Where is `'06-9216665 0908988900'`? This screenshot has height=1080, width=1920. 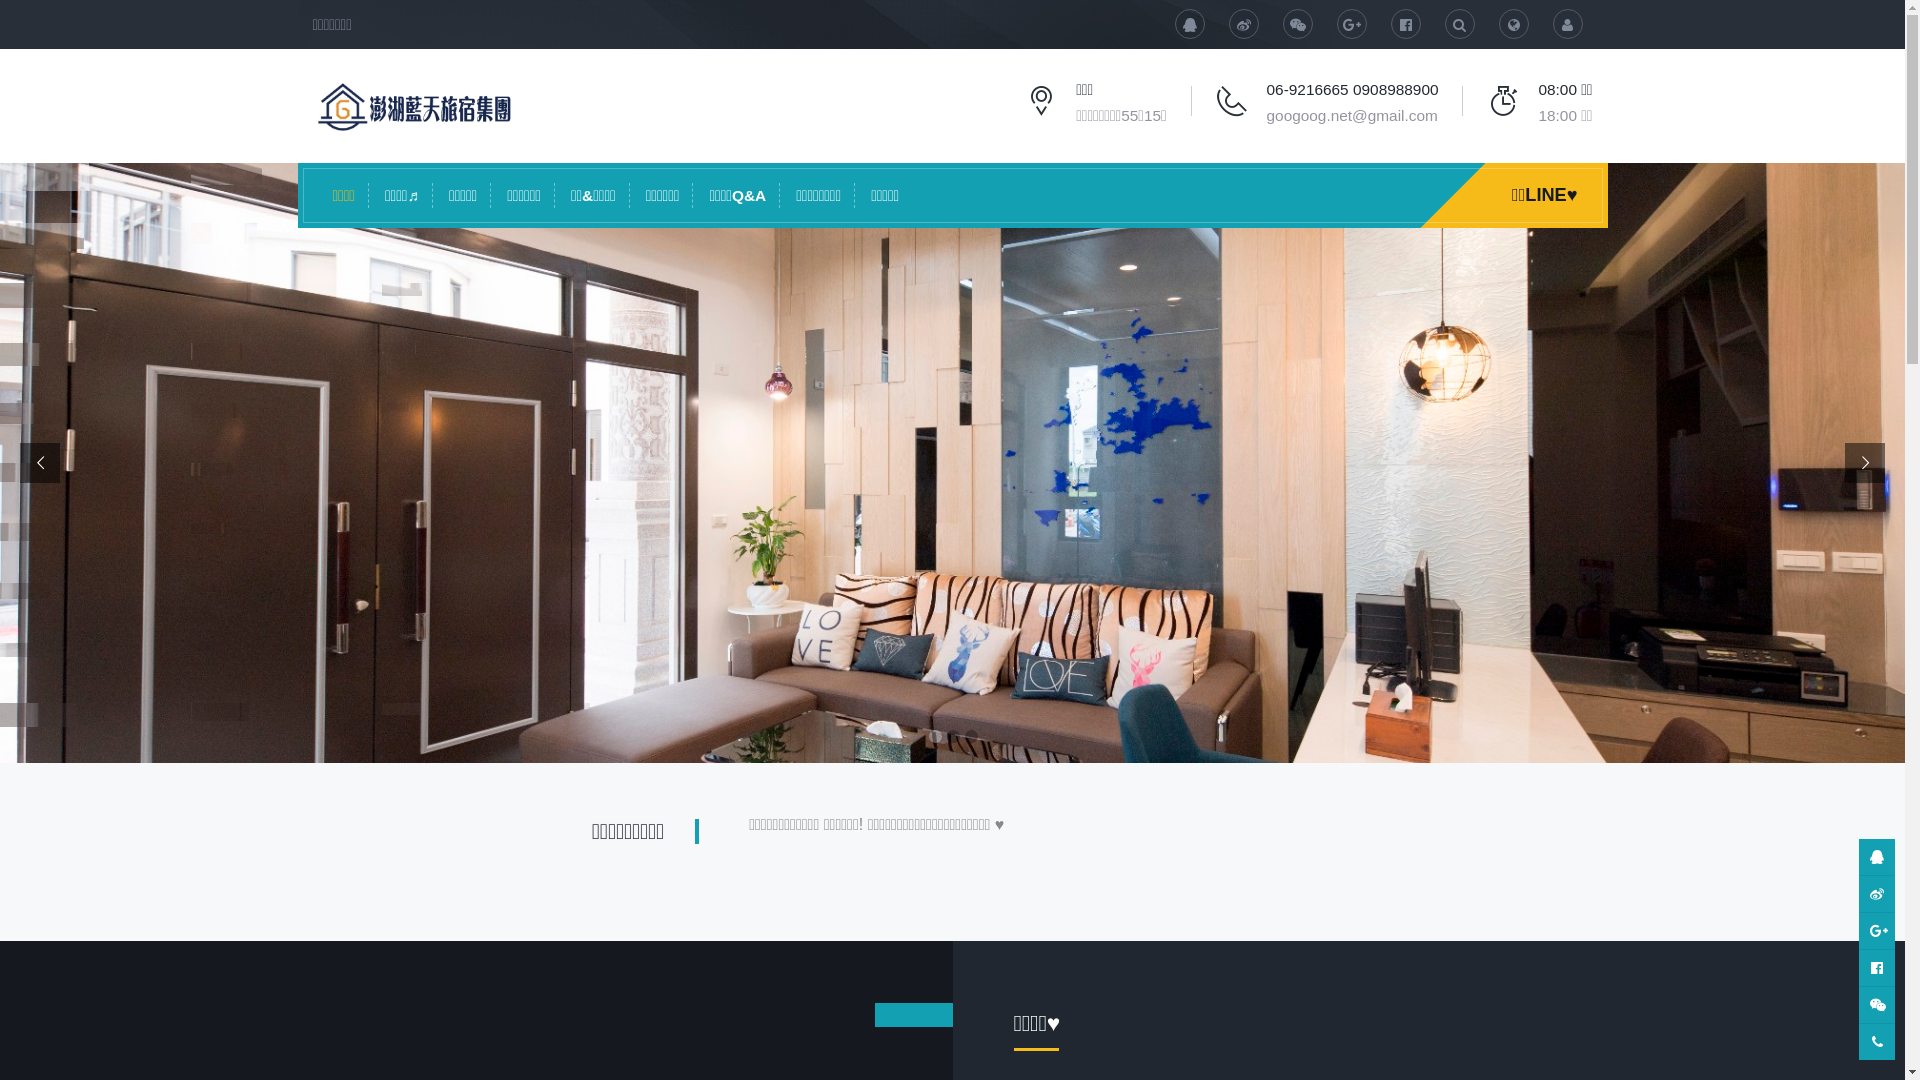
'06-9216665 0908988900' is located at coordinates (1353, 88).